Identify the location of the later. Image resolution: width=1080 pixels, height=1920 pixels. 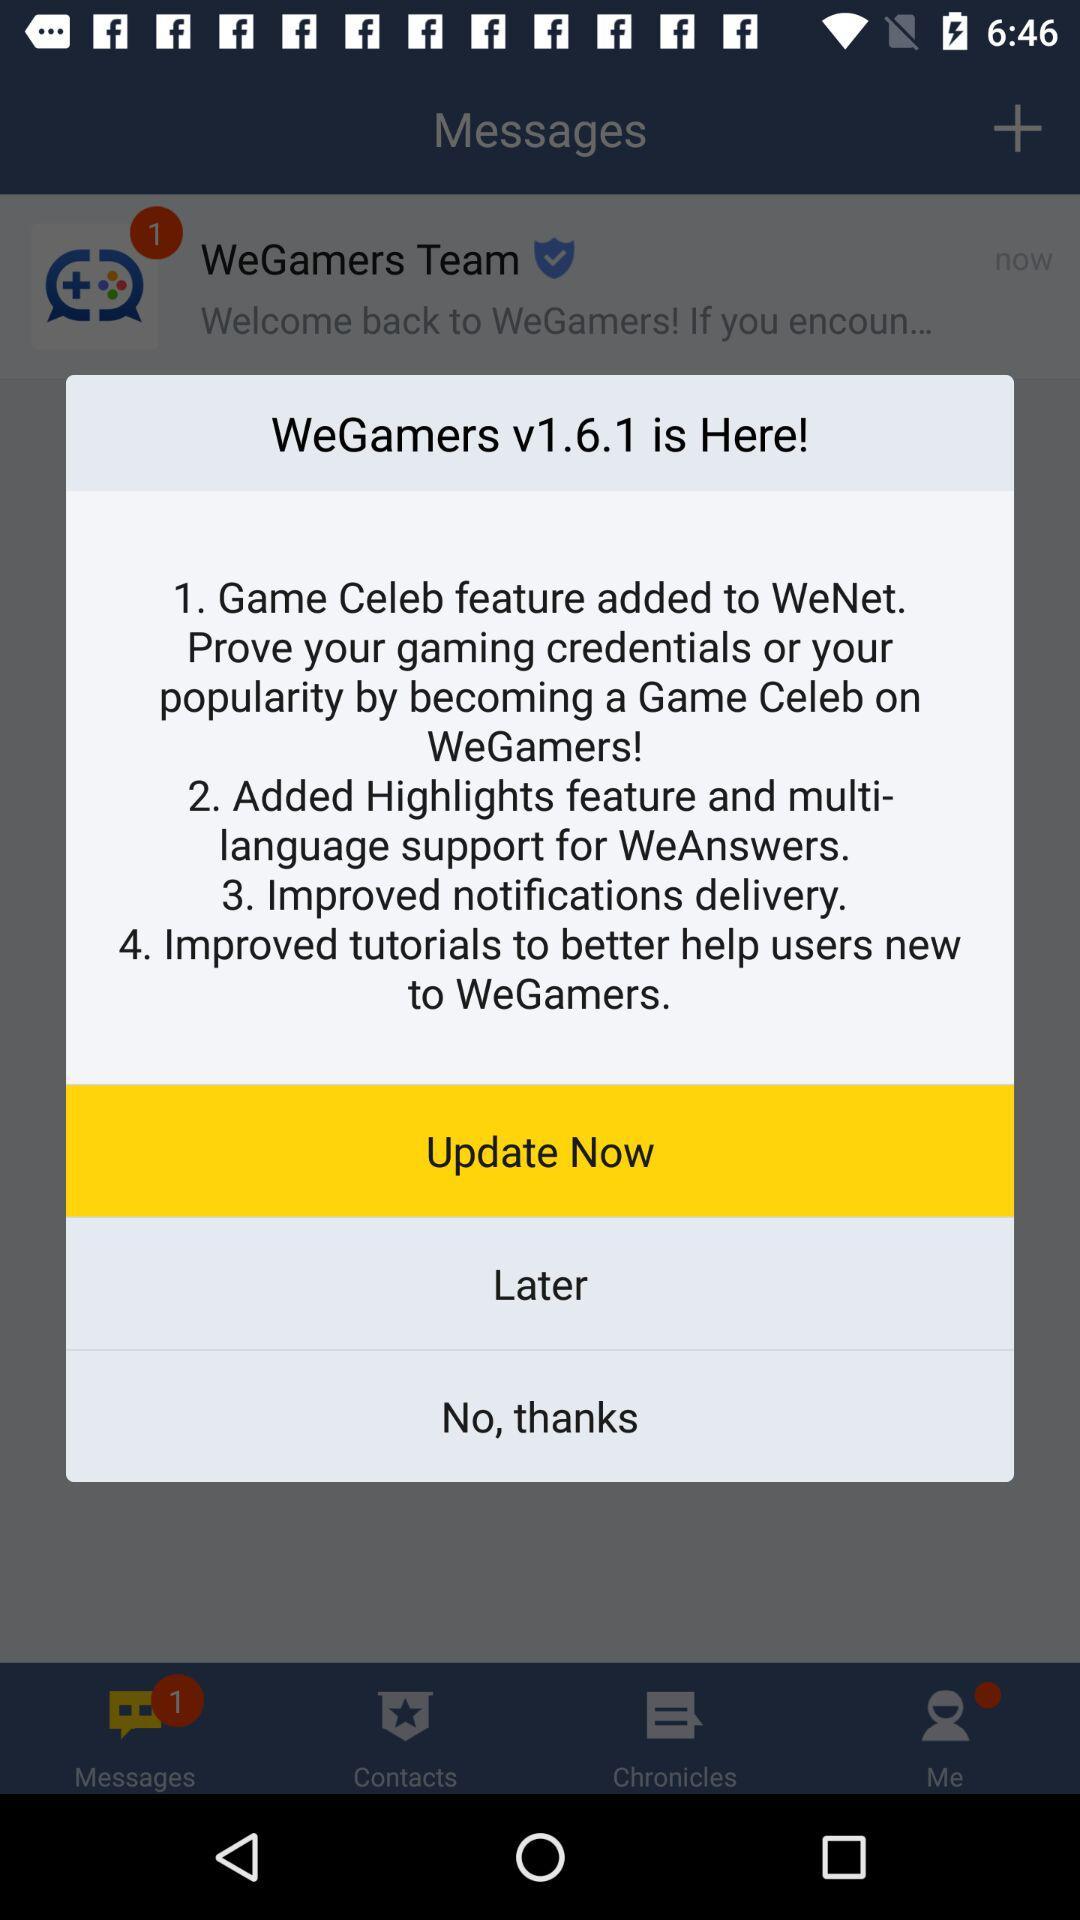
(540, 1283).